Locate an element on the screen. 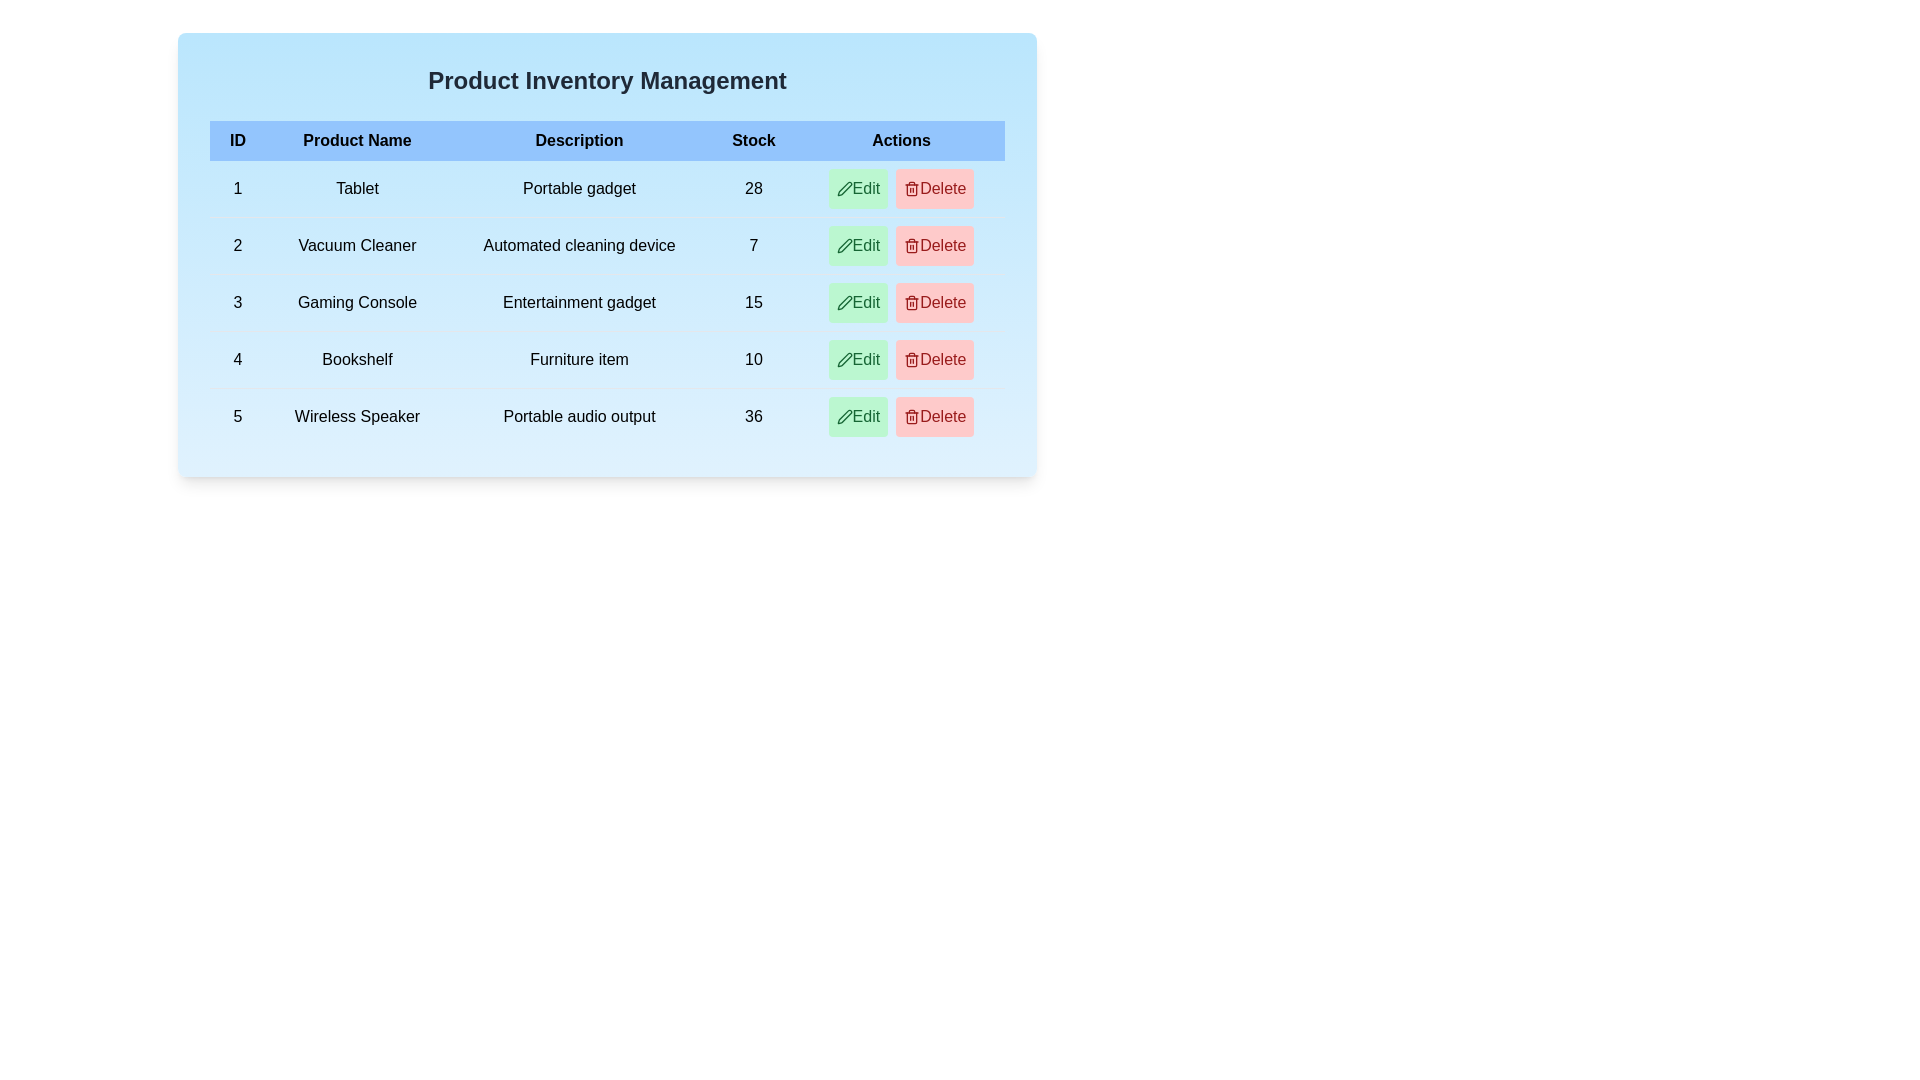 The width and height of the screenshot is (1920, 1080). the 'Delete' button in the button group located in the 'Actions' column of the fourth row of the table, adjacent to the 'Furniture item' cell is located at coordinates (900, 358).